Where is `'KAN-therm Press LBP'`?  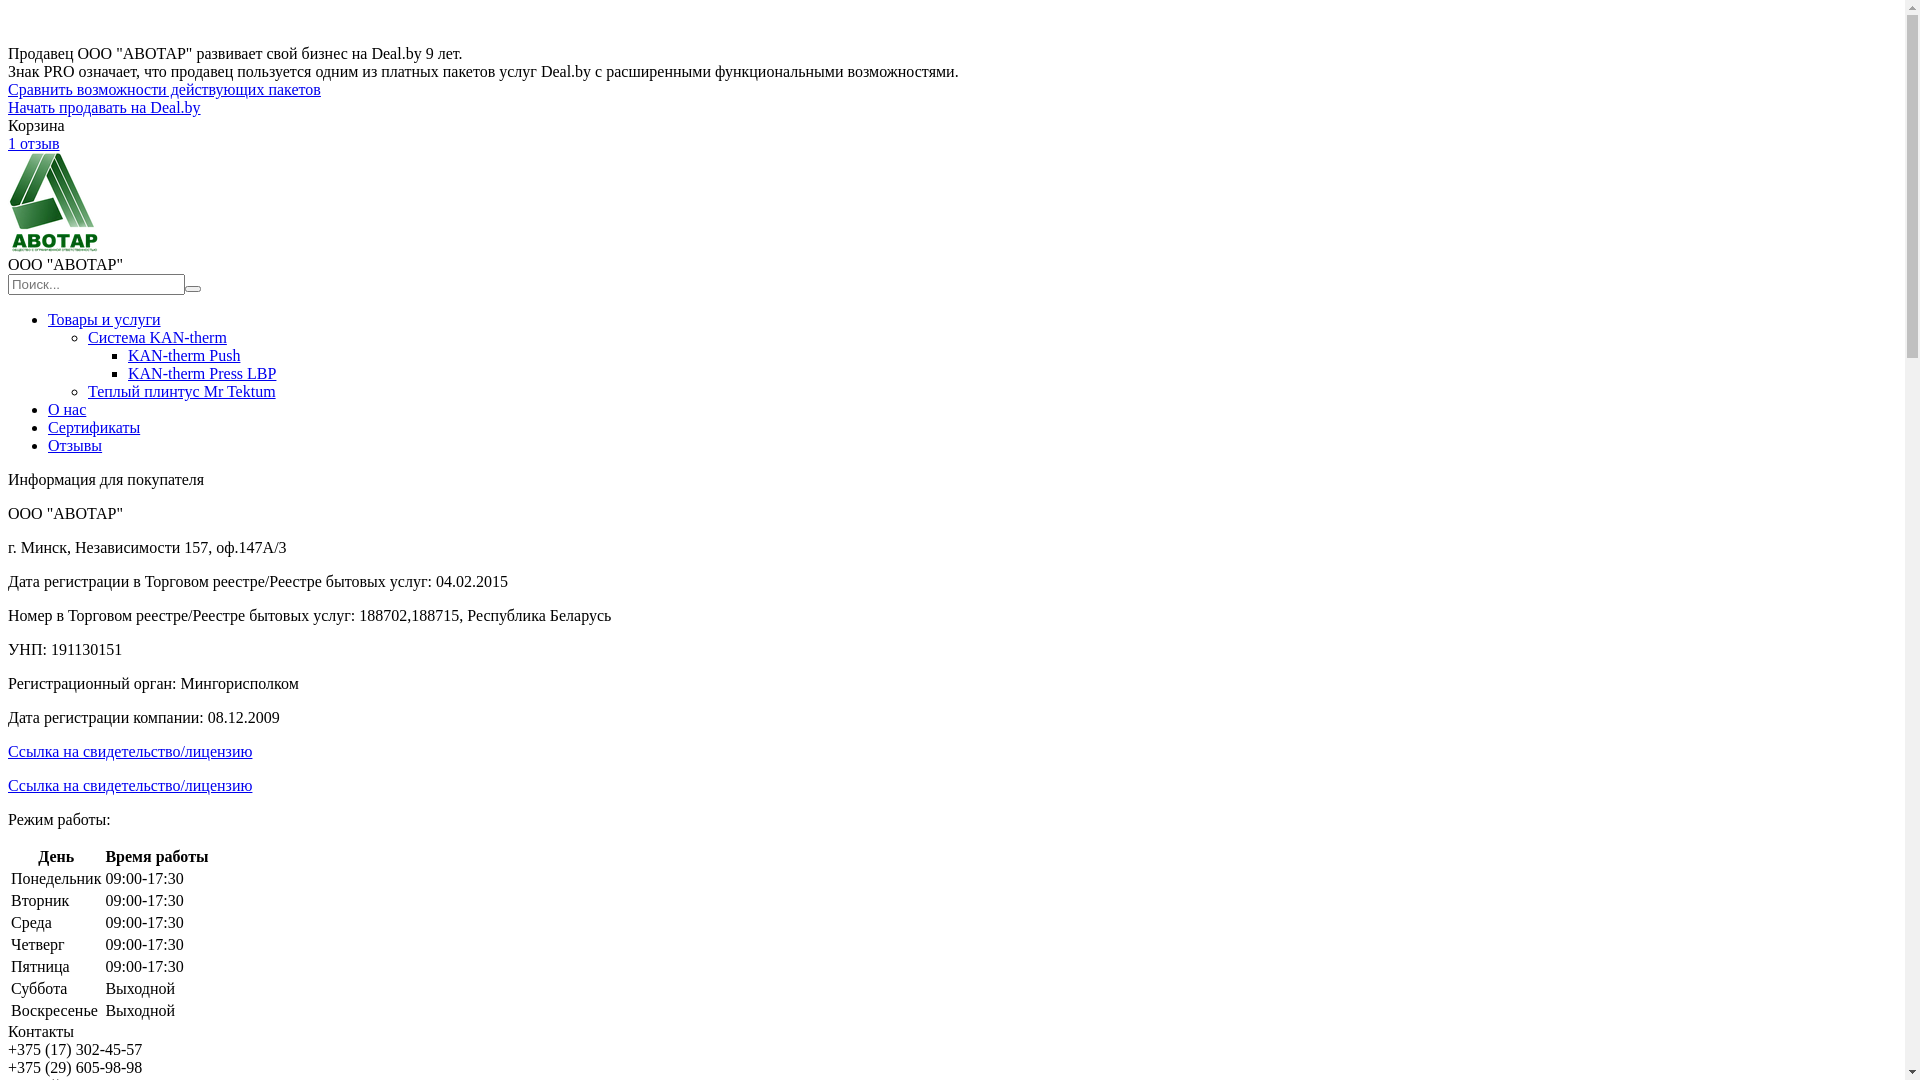
'KAN-therm Press LBP' is located at coordinates (201, 373).